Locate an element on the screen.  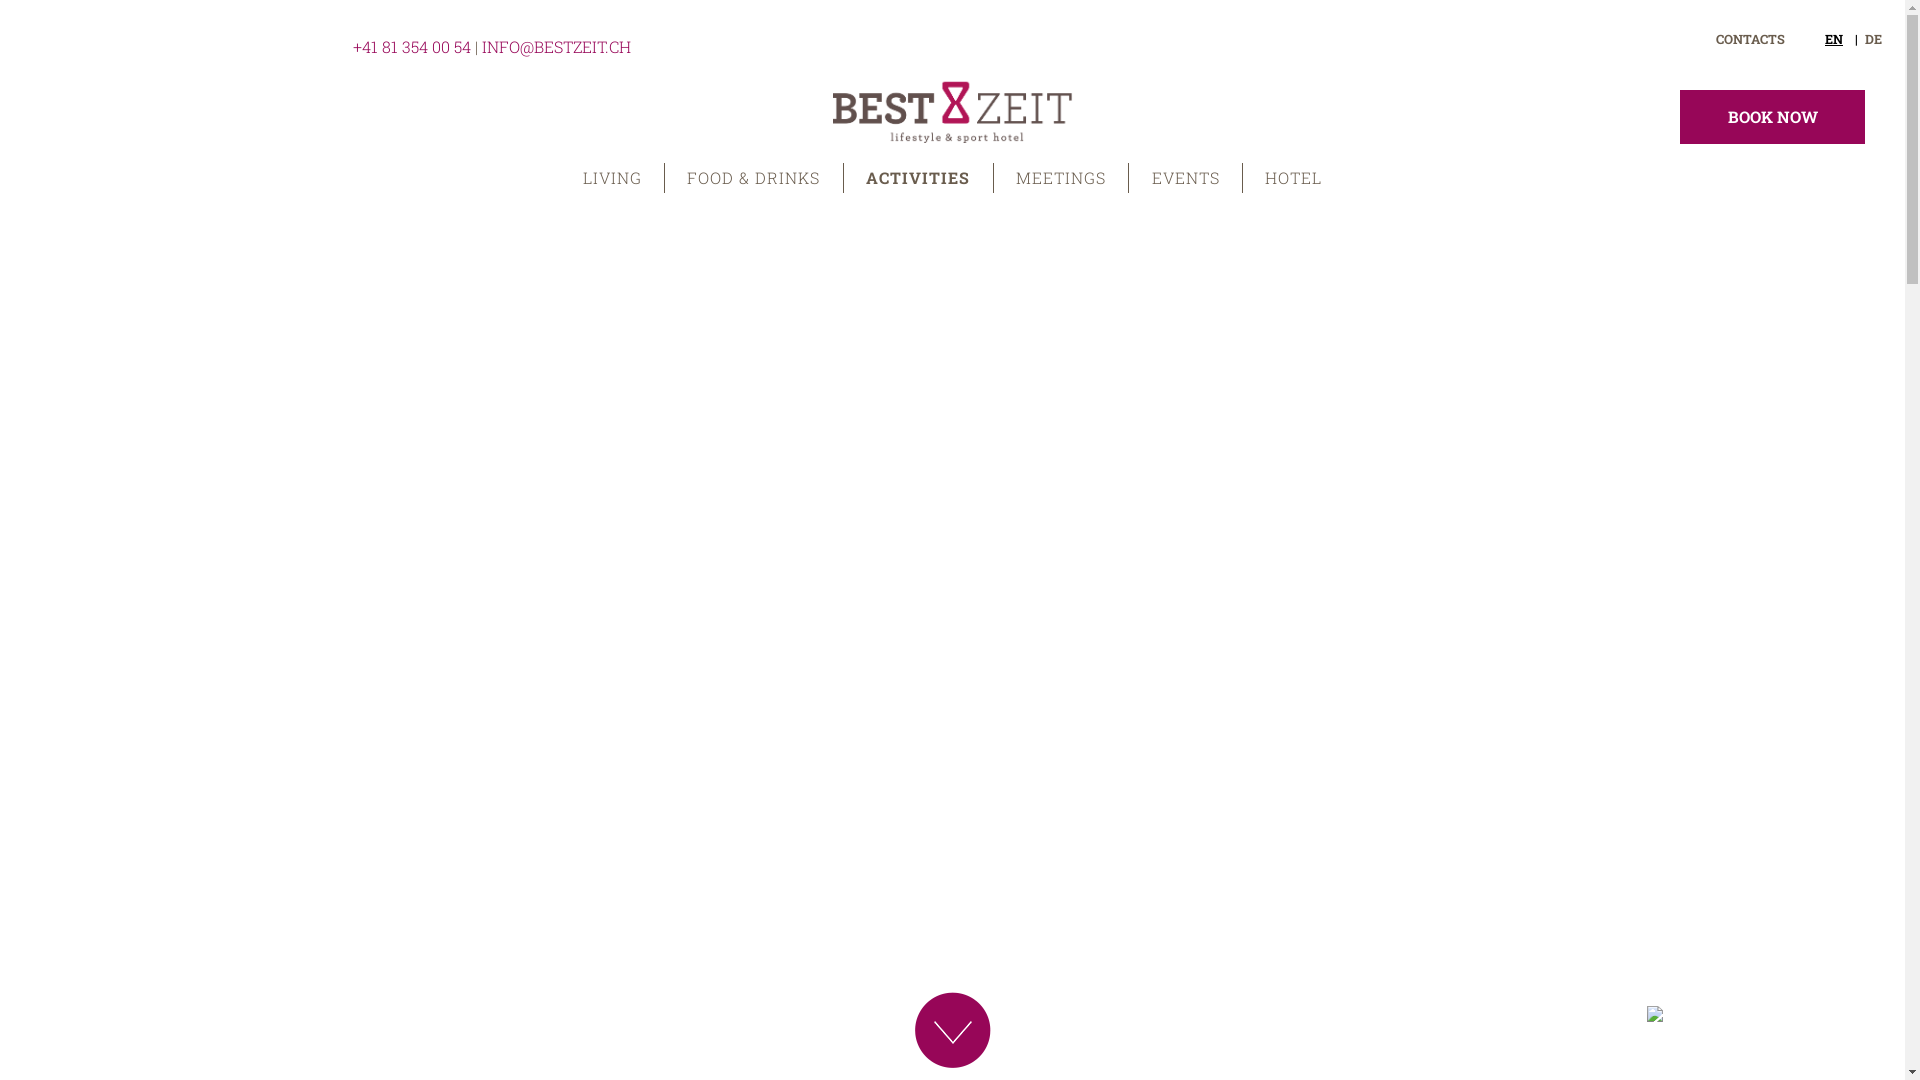
'ACTIVITIES' is located at coordinates (917, 176).